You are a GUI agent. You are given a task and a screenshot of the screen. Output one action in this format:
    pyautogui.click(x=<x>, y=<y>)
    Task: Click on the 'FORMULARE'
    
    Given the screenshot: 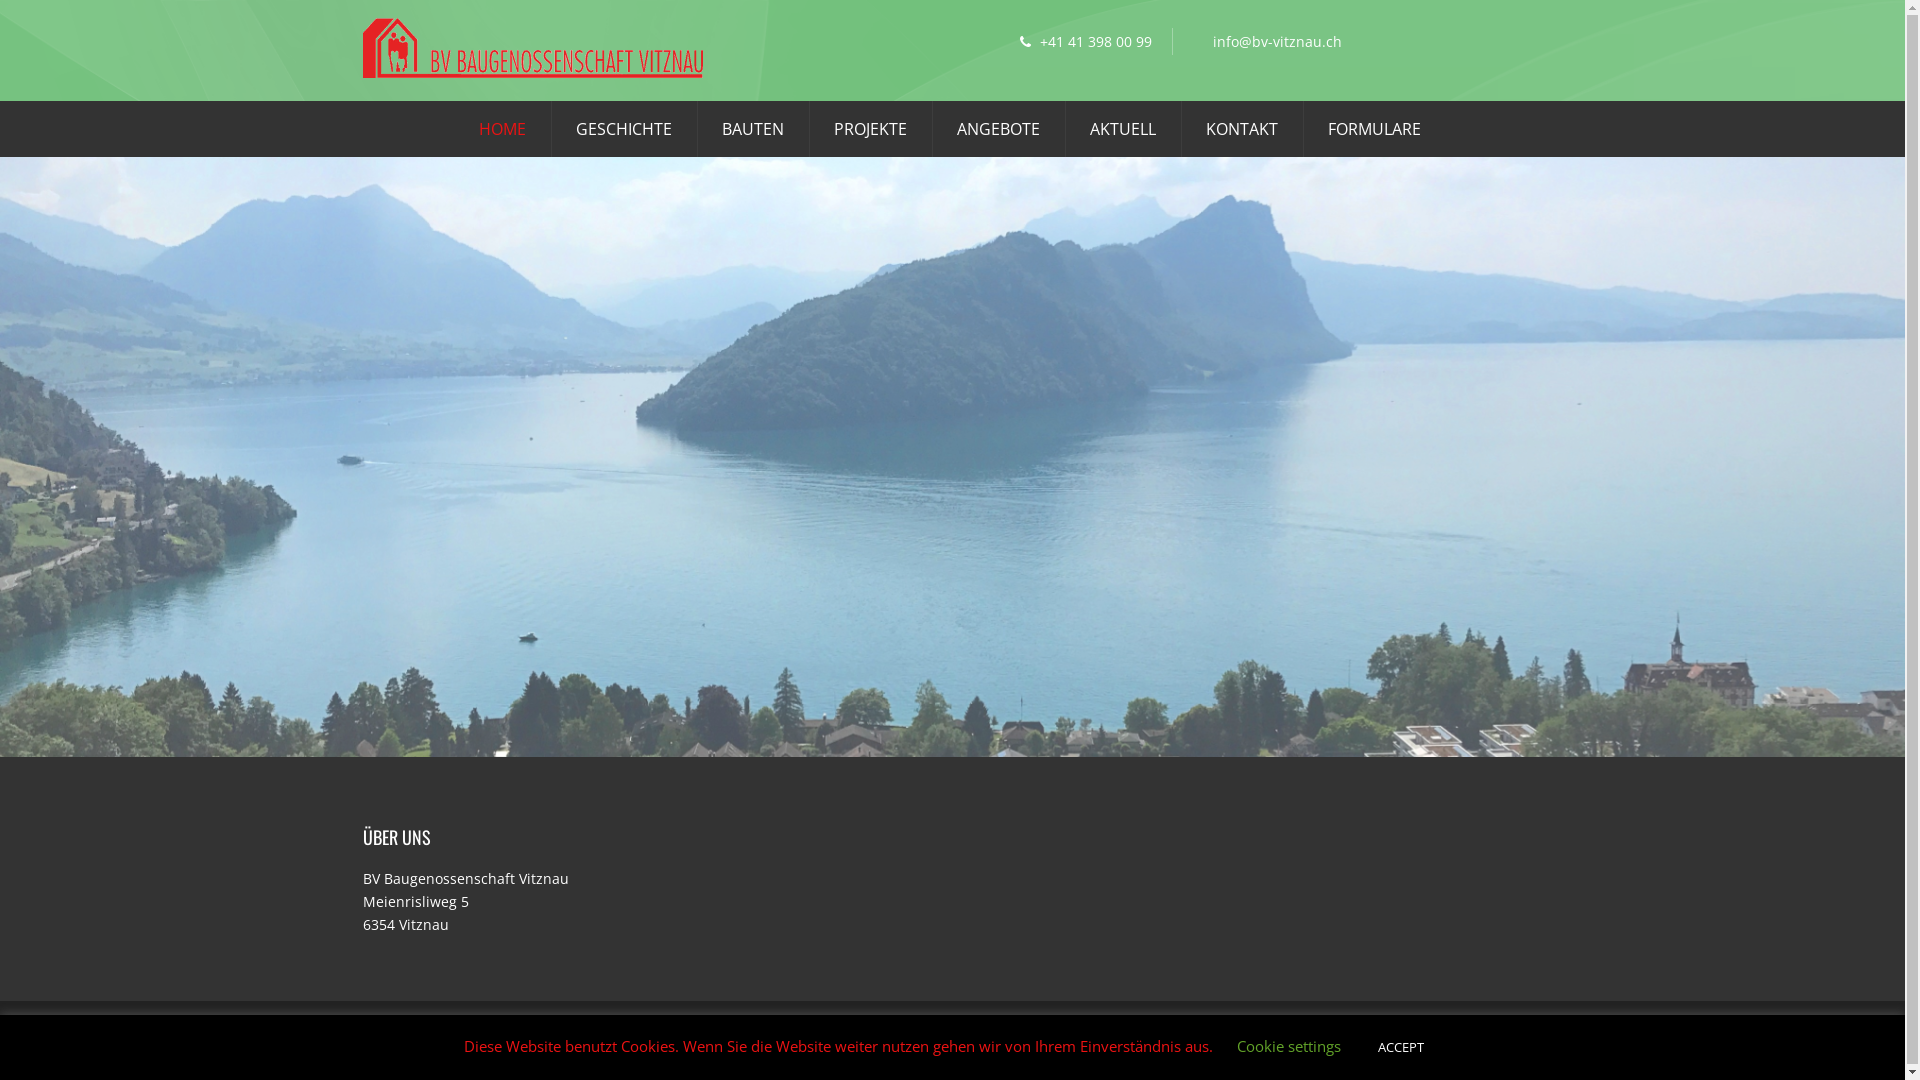 What is the action you would take?
    pyautogui.click(x=1328, y=129)
    